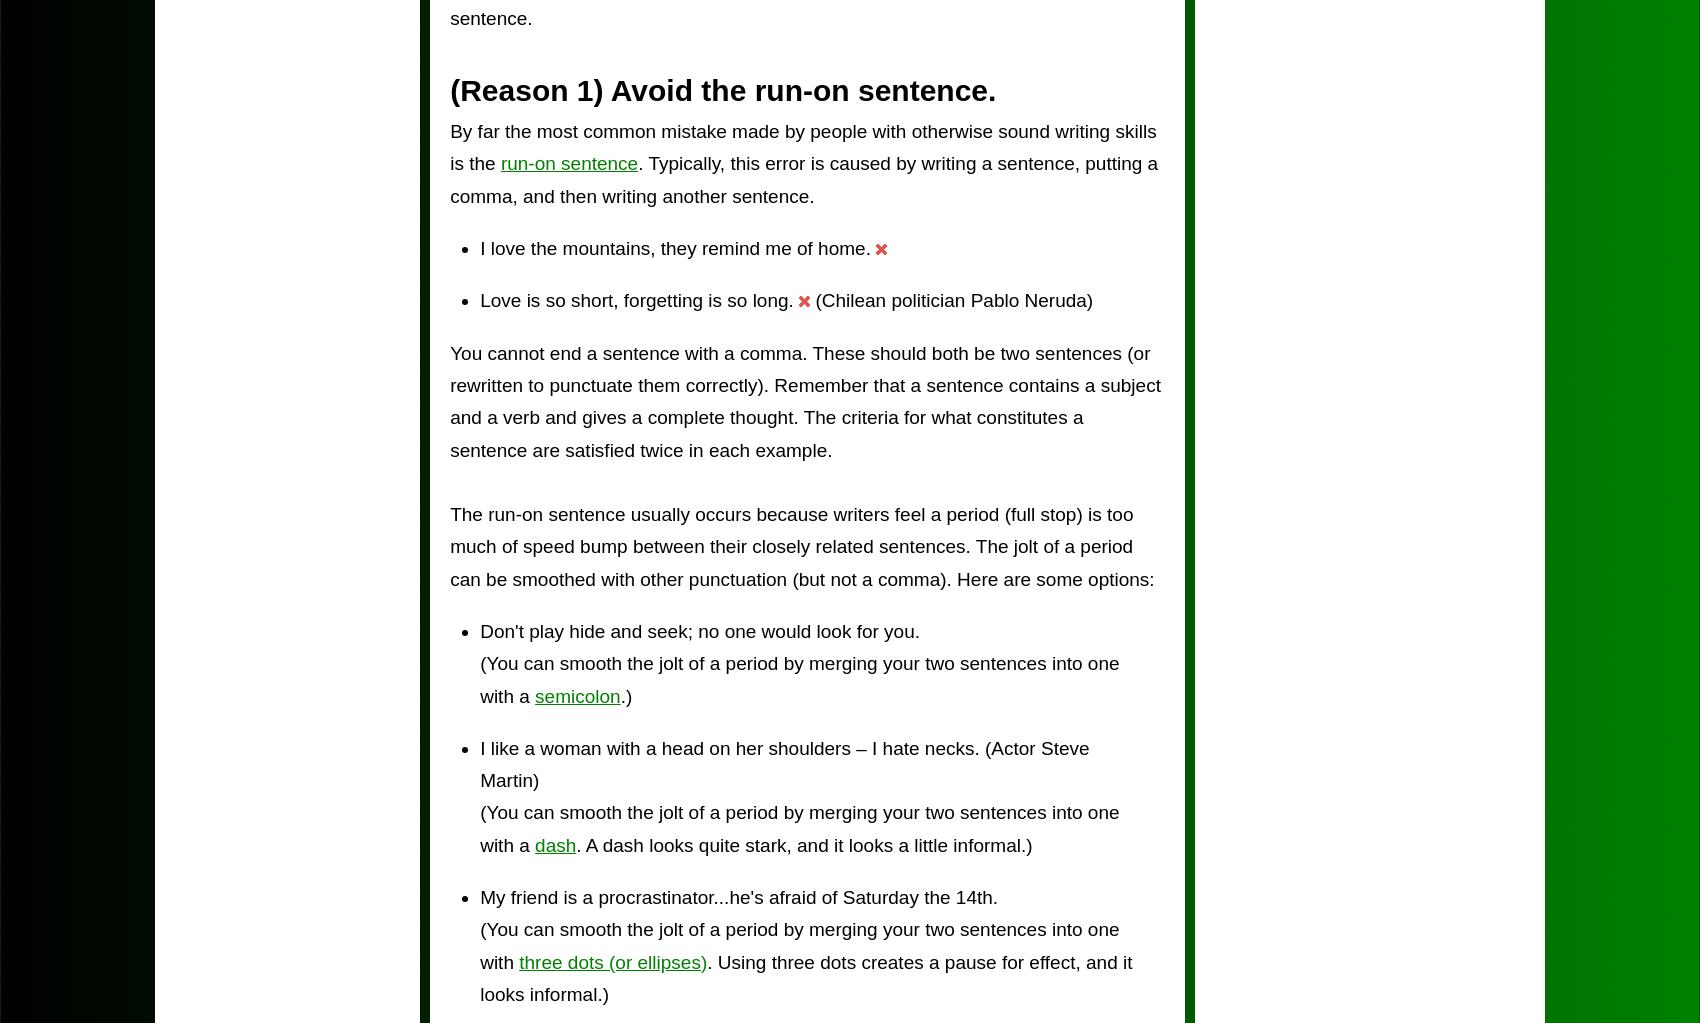 The height and width of the screenshot is (1023, 1700). What do you see at coordinates (804, 977) in the screenshot?
I see `'. Using three dots creates a pause for effect, and it looks informal.)'` at bounding box center [804, 977].